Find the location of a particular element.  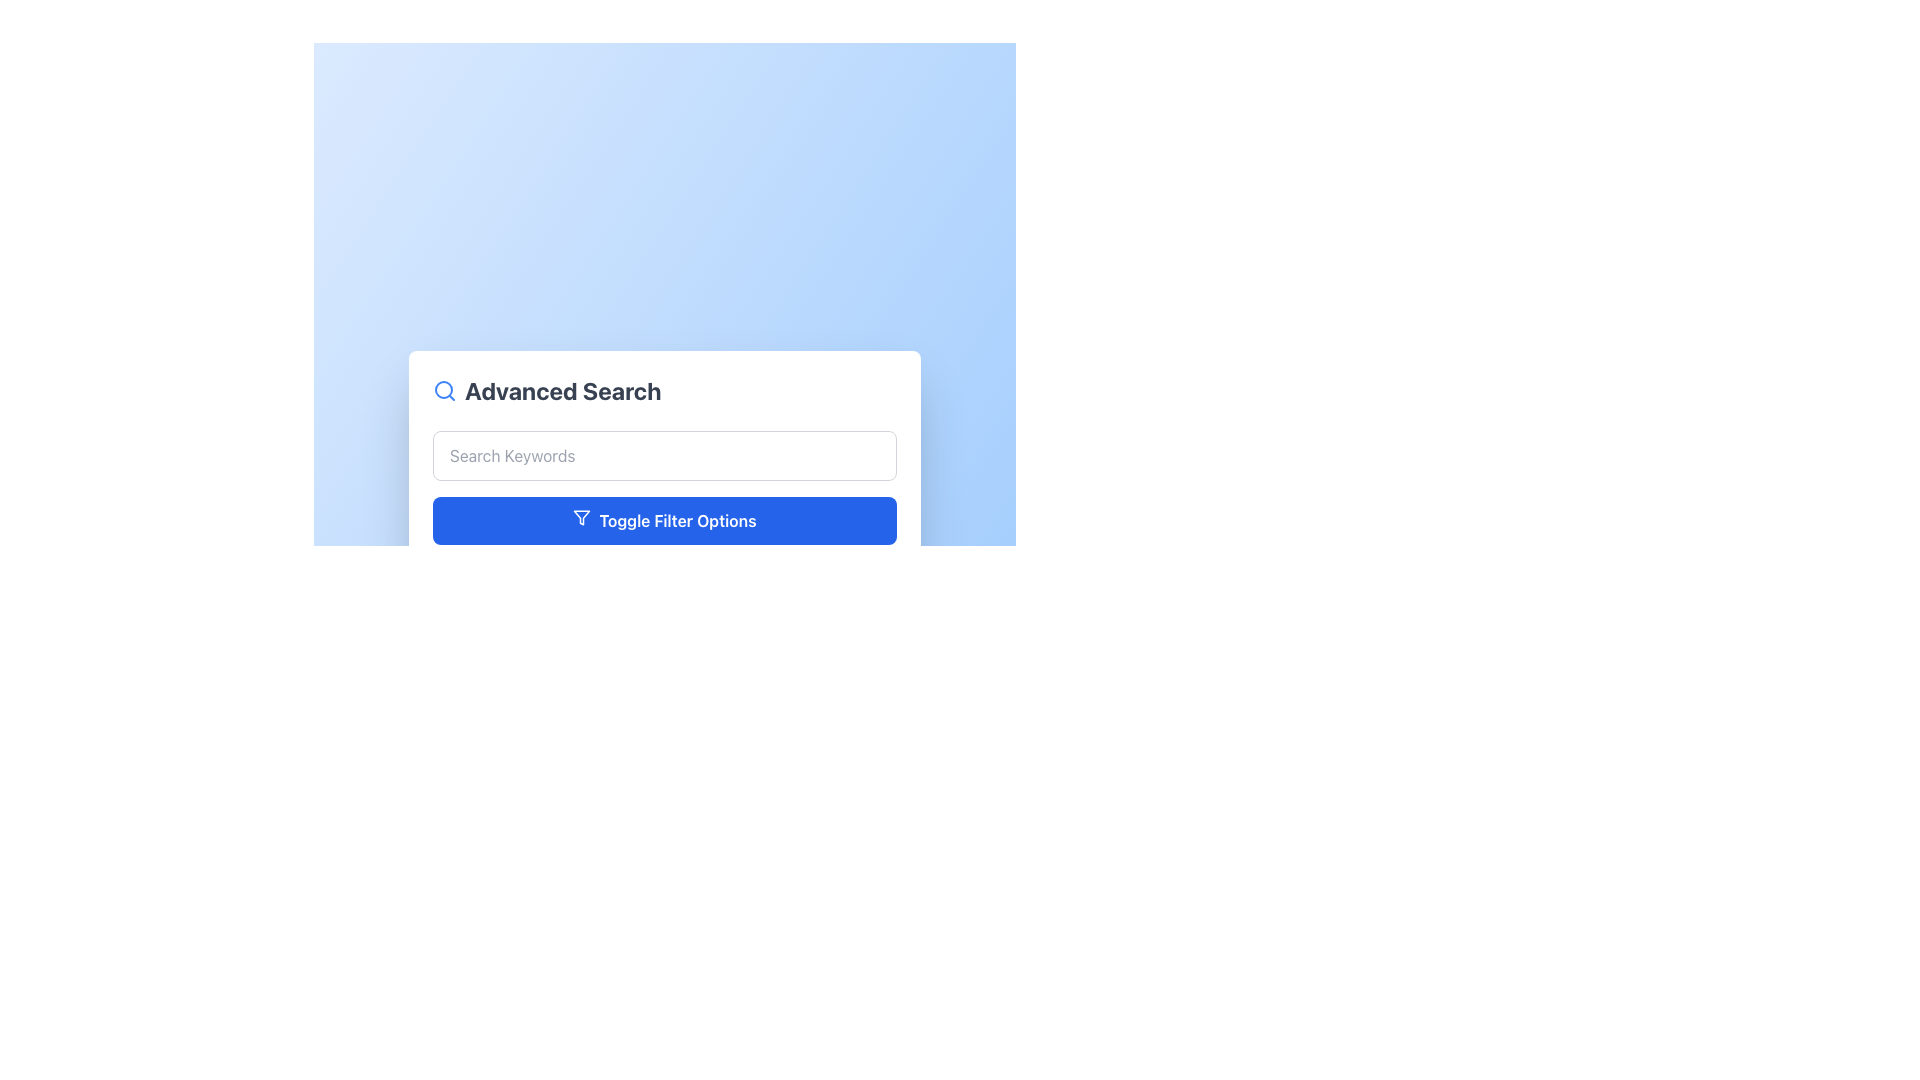

the circular decorative graphical element that represents the magnifying glass symbolizing search functionality, located to the left of the 'Advanced Search' text is located at coordinates (443, 389).